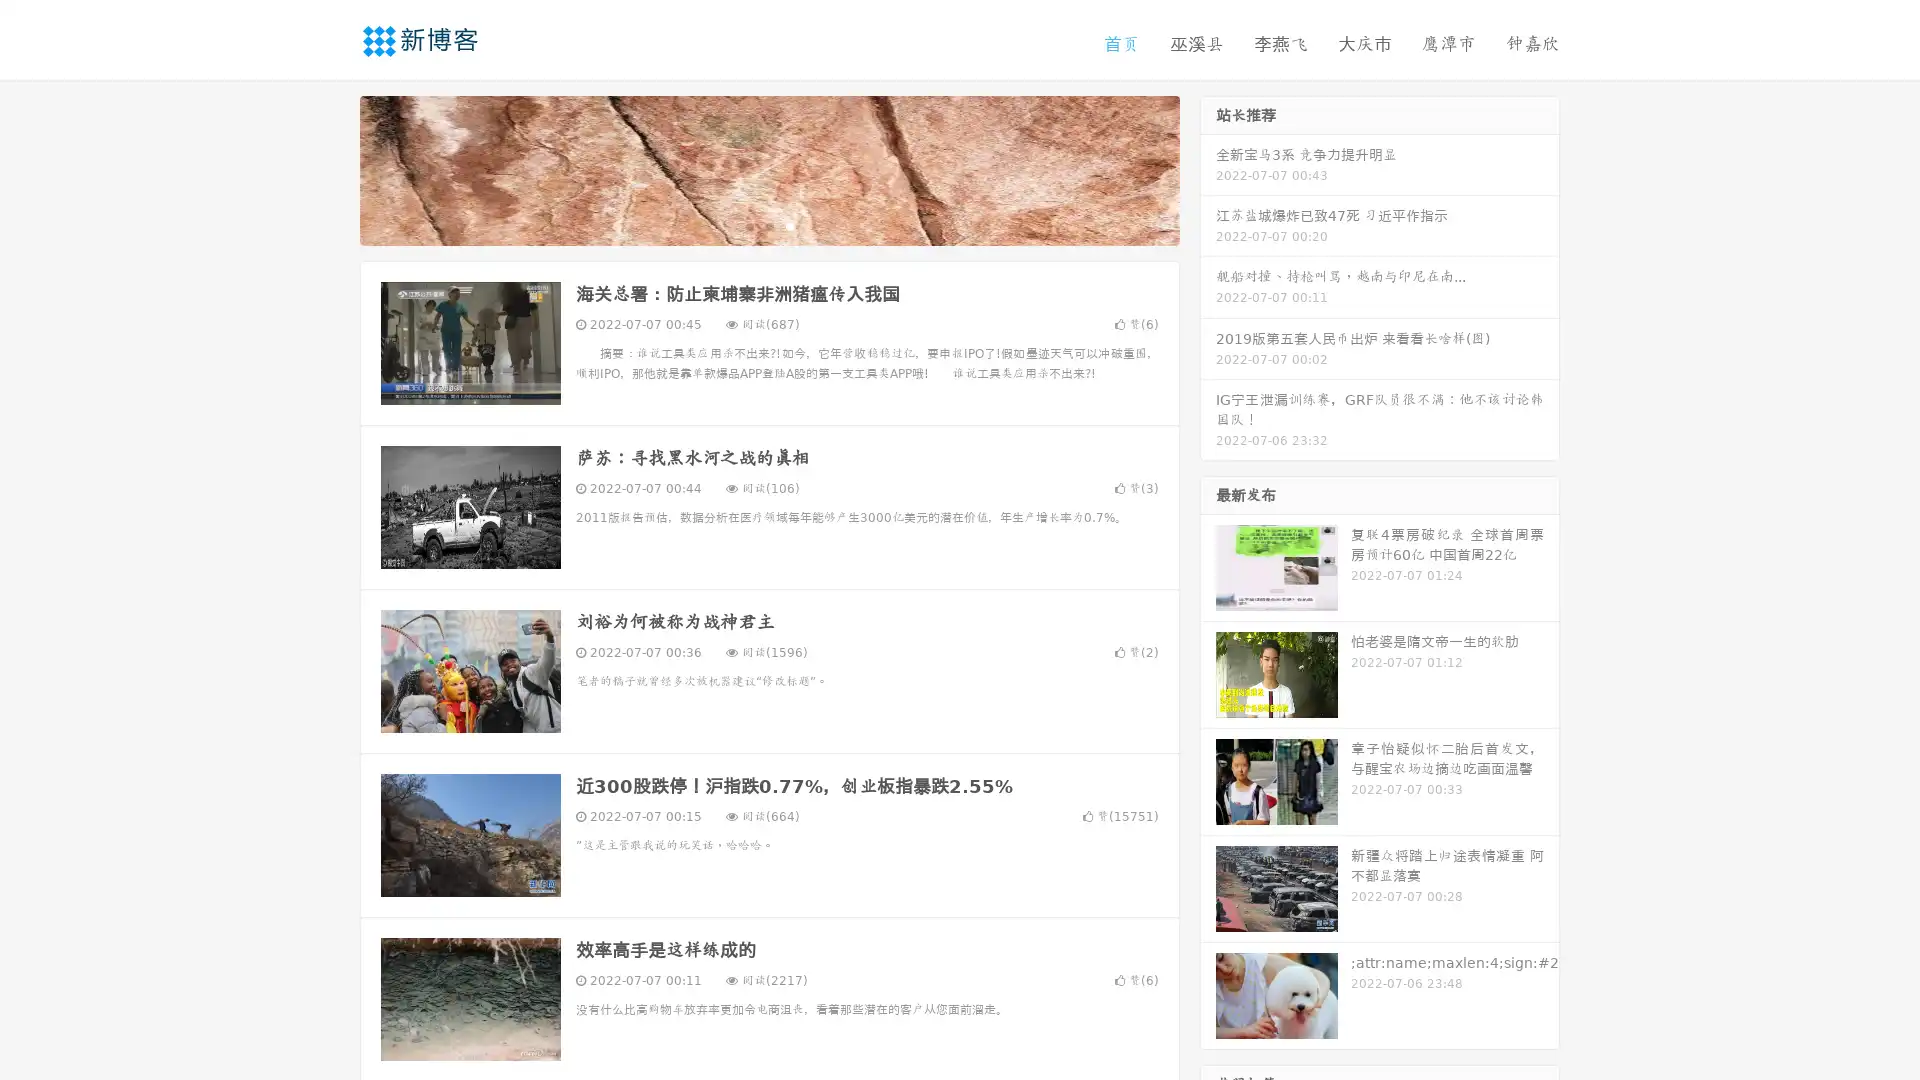 Image resolution: width=1920 pixels, height=1080 pixels. I want to click on Go to slide 2, so click(768, 225).